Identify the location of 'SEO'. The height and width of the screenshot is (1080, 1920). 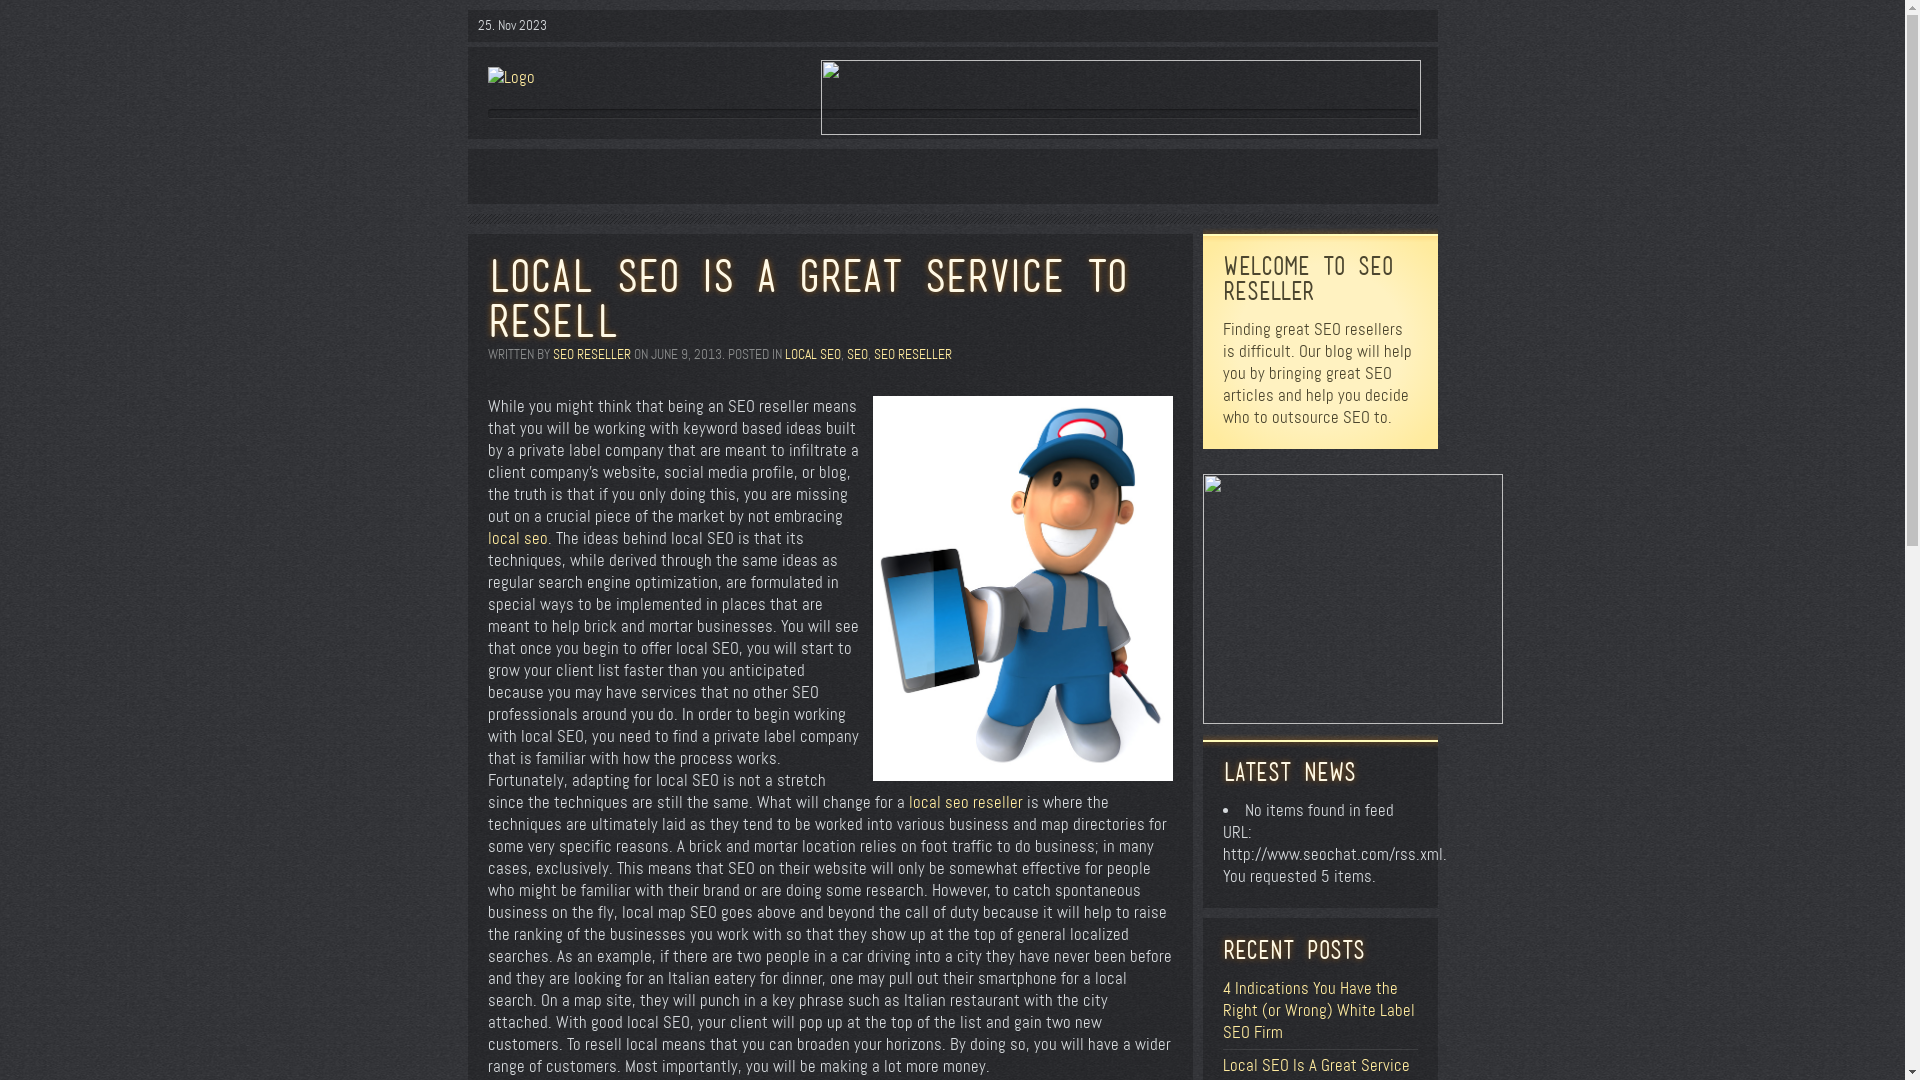
(845, 353).